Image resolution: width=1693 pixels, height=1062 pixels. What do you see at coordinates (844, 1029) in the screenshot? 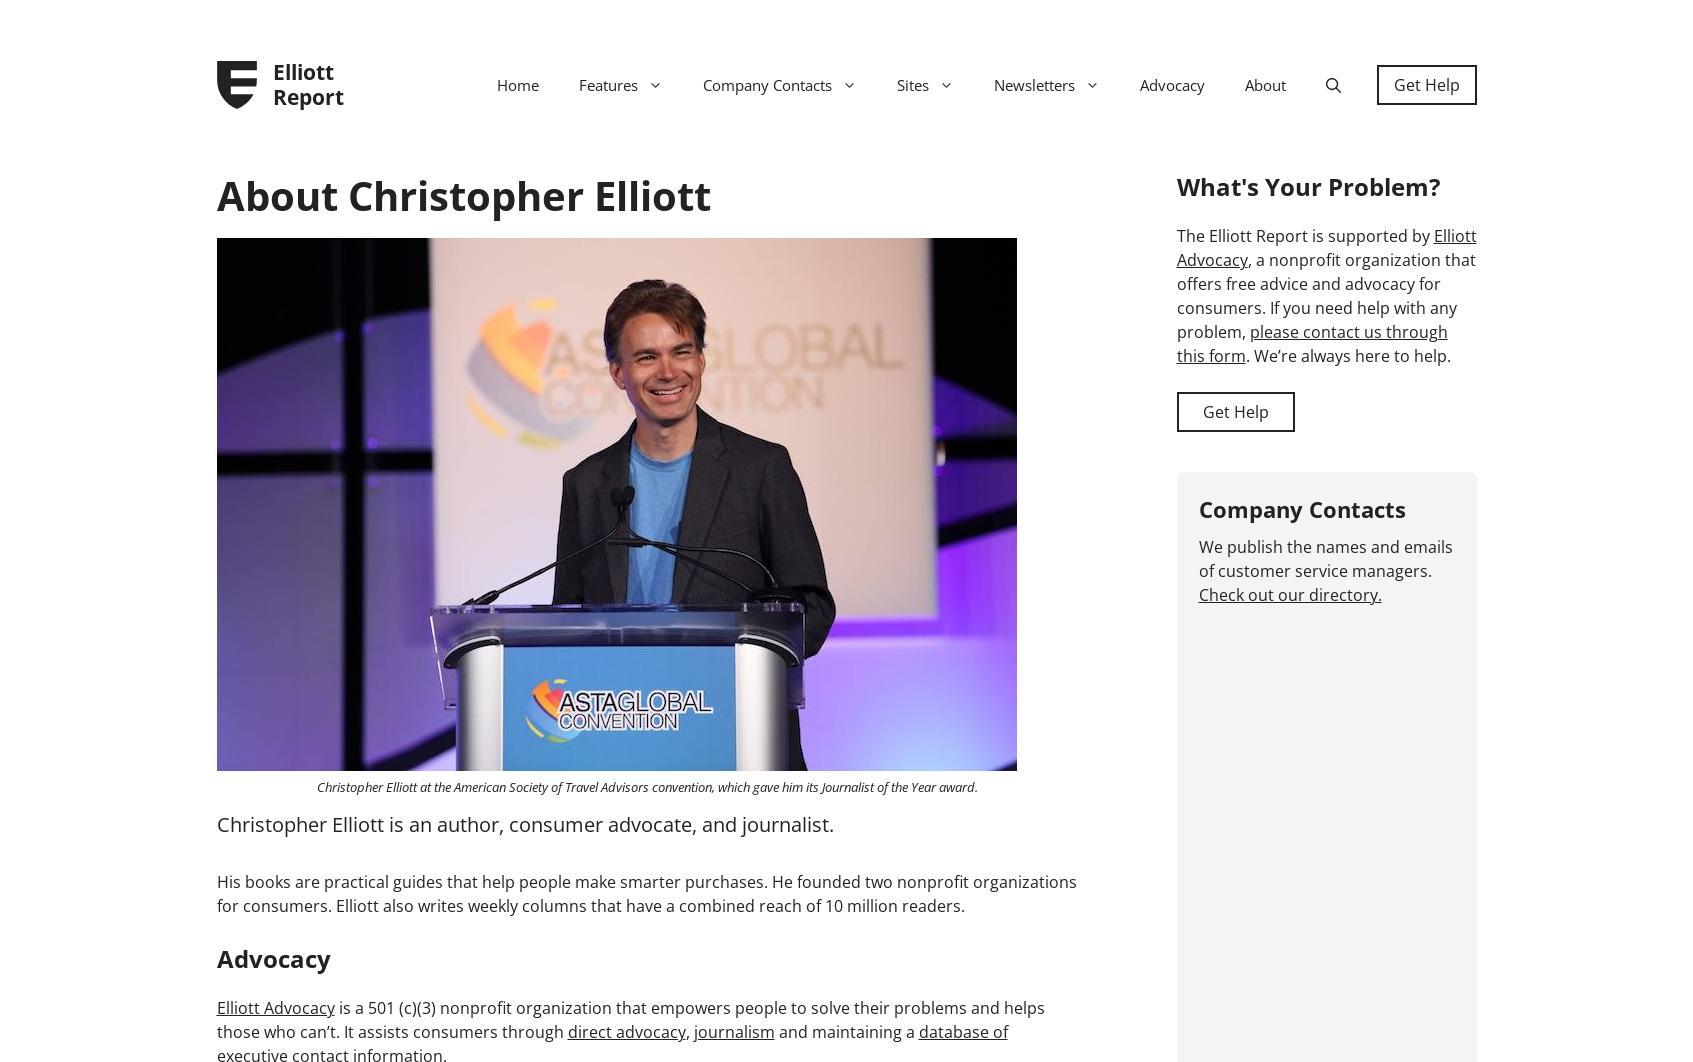
I see `'and maintaining a'` at bounding box center [844, 1029].